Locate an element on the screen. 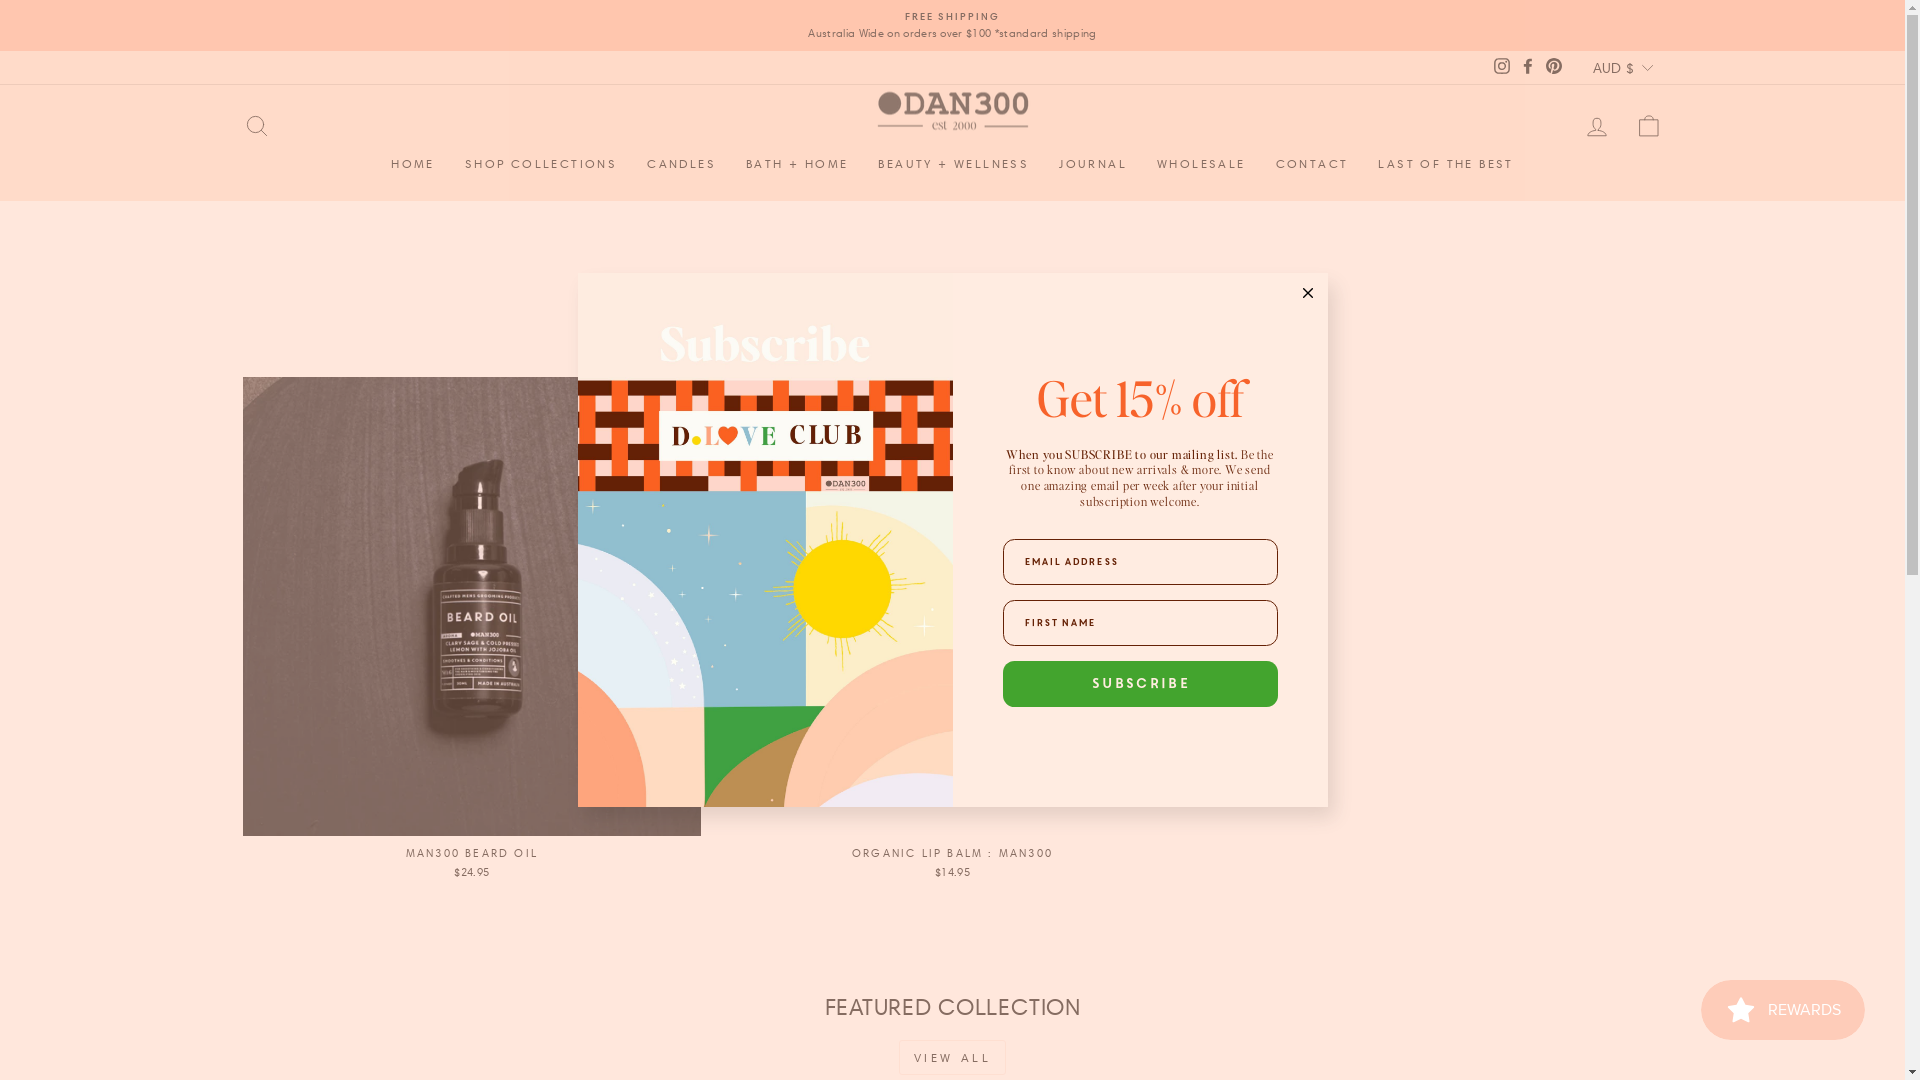 This screenshot has width=1920, height=1080. 'SHOP COLLECTIONS' is located at coordinates (449, 163).